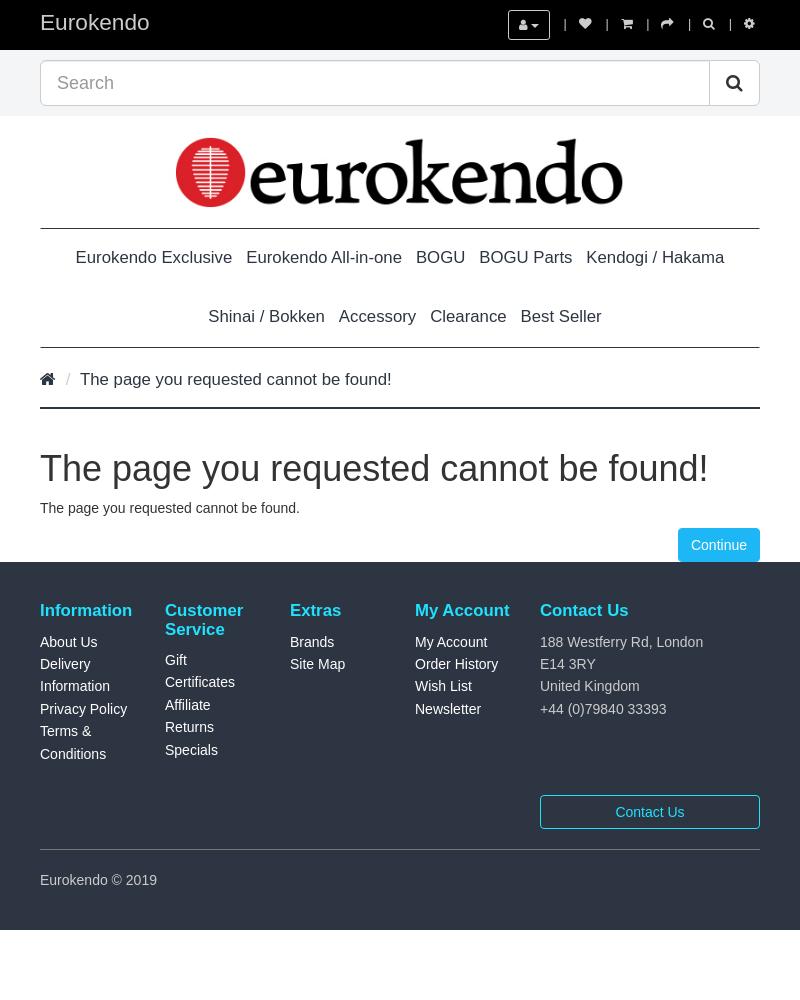 This screenshot has width=800, height=1000. I want to click on 'BOGU Parts', so click(524, 257).